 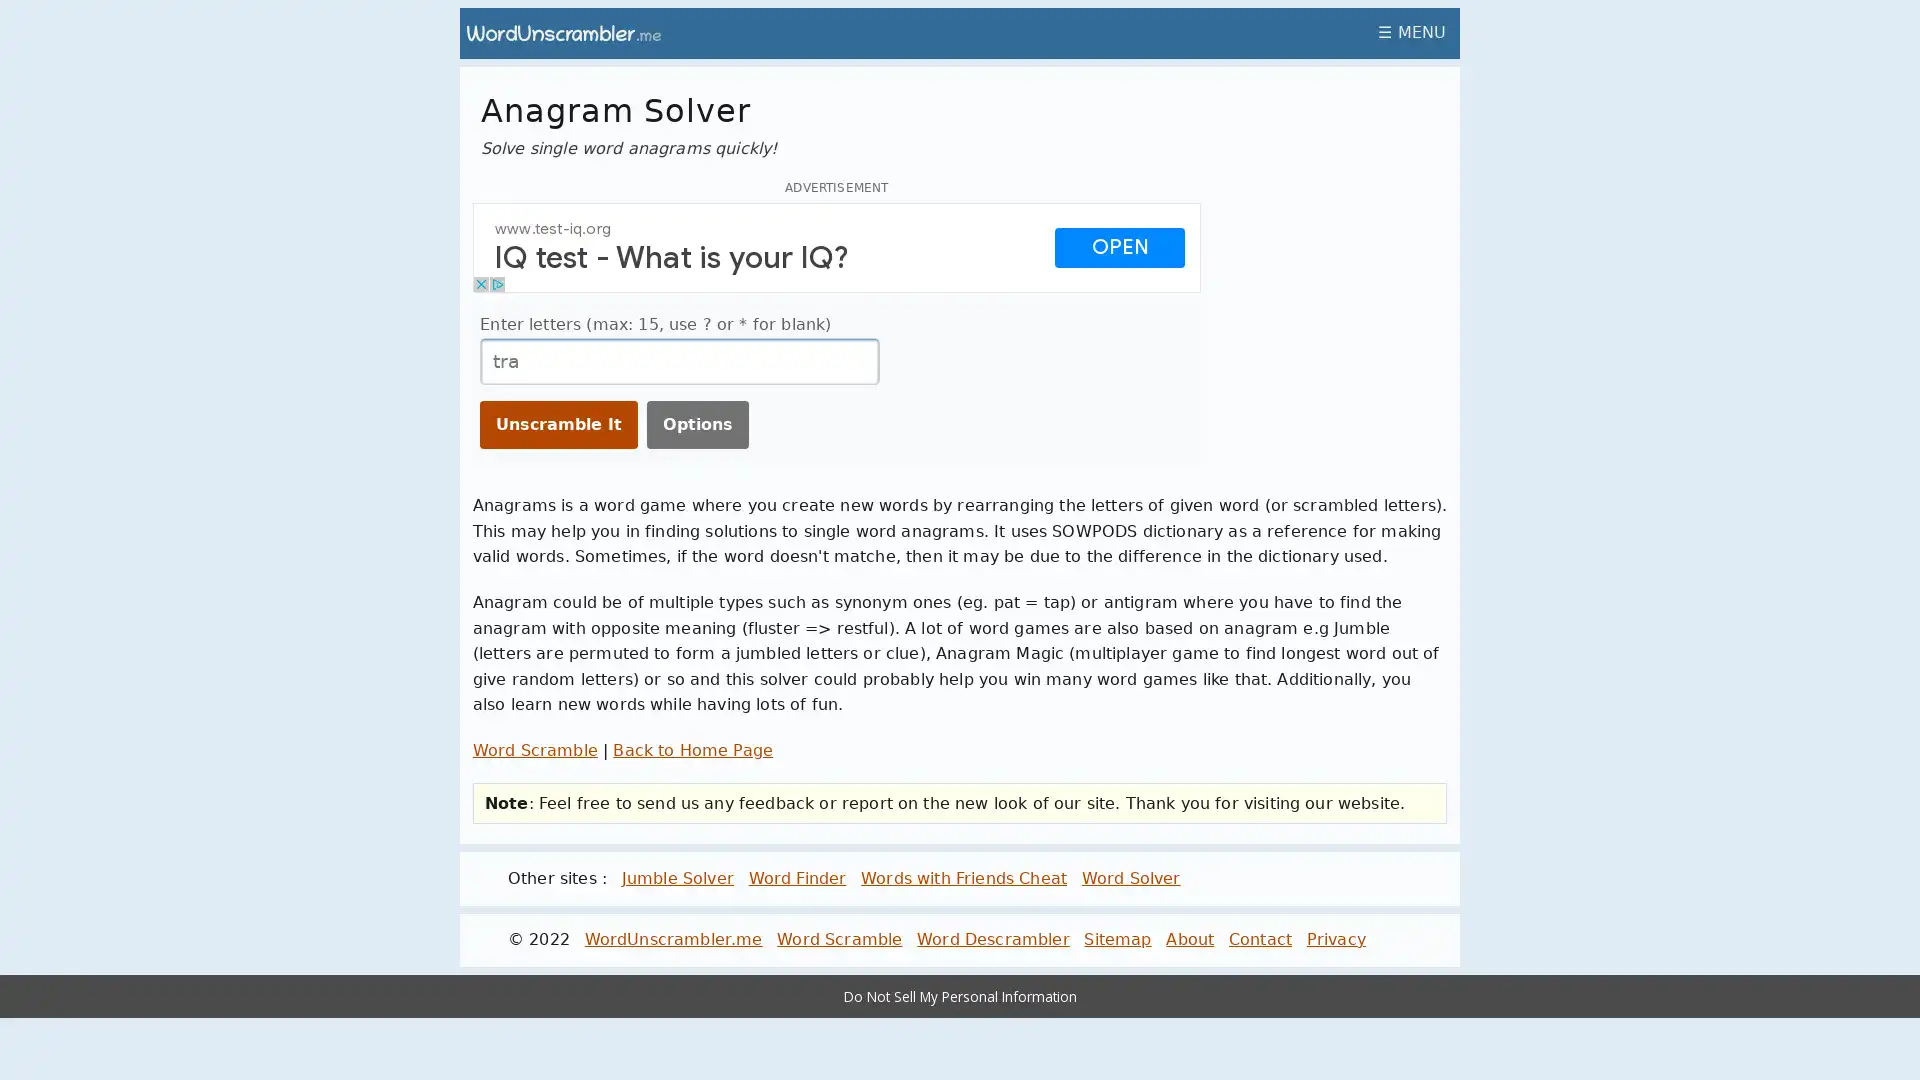 I want to click on Options, so click(x=697, y=423).